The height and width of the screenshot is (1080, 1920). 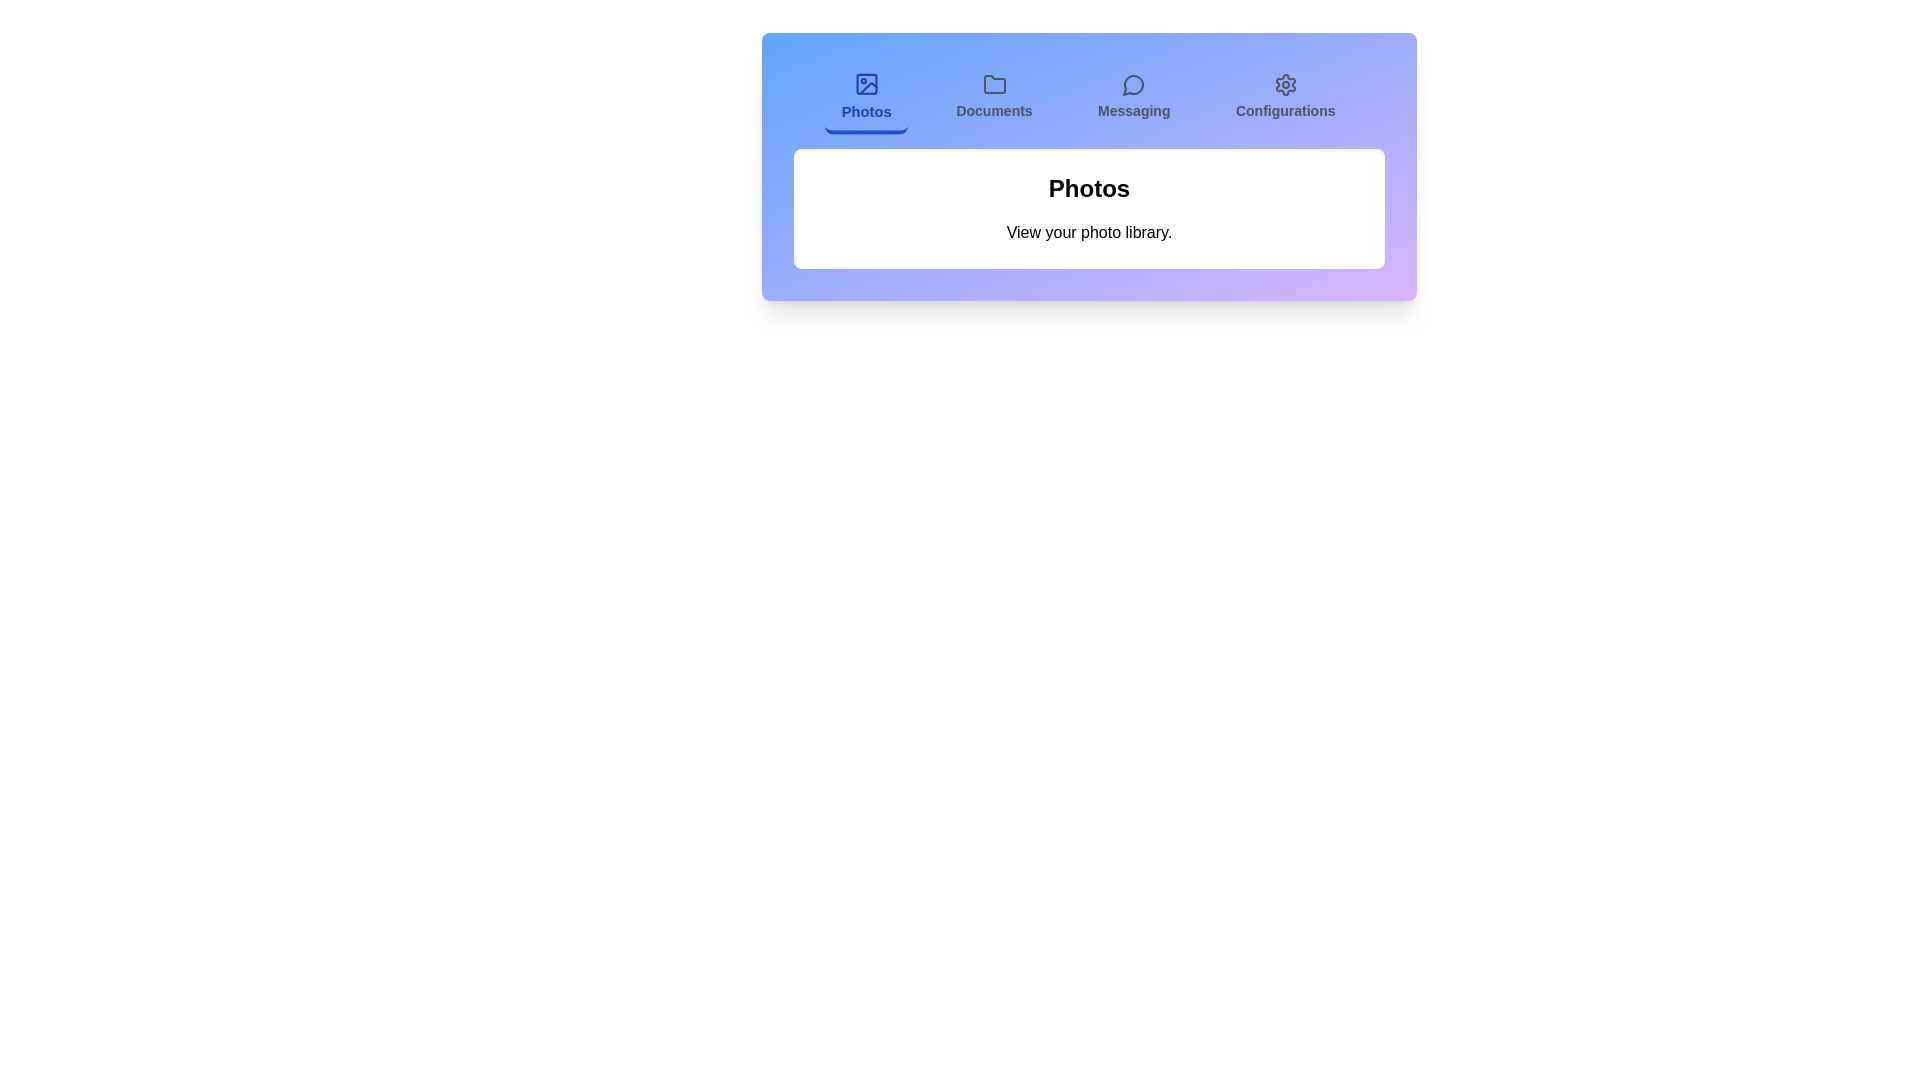 I want to click on the Documents tab to view its content, so click(x=993, y=99).